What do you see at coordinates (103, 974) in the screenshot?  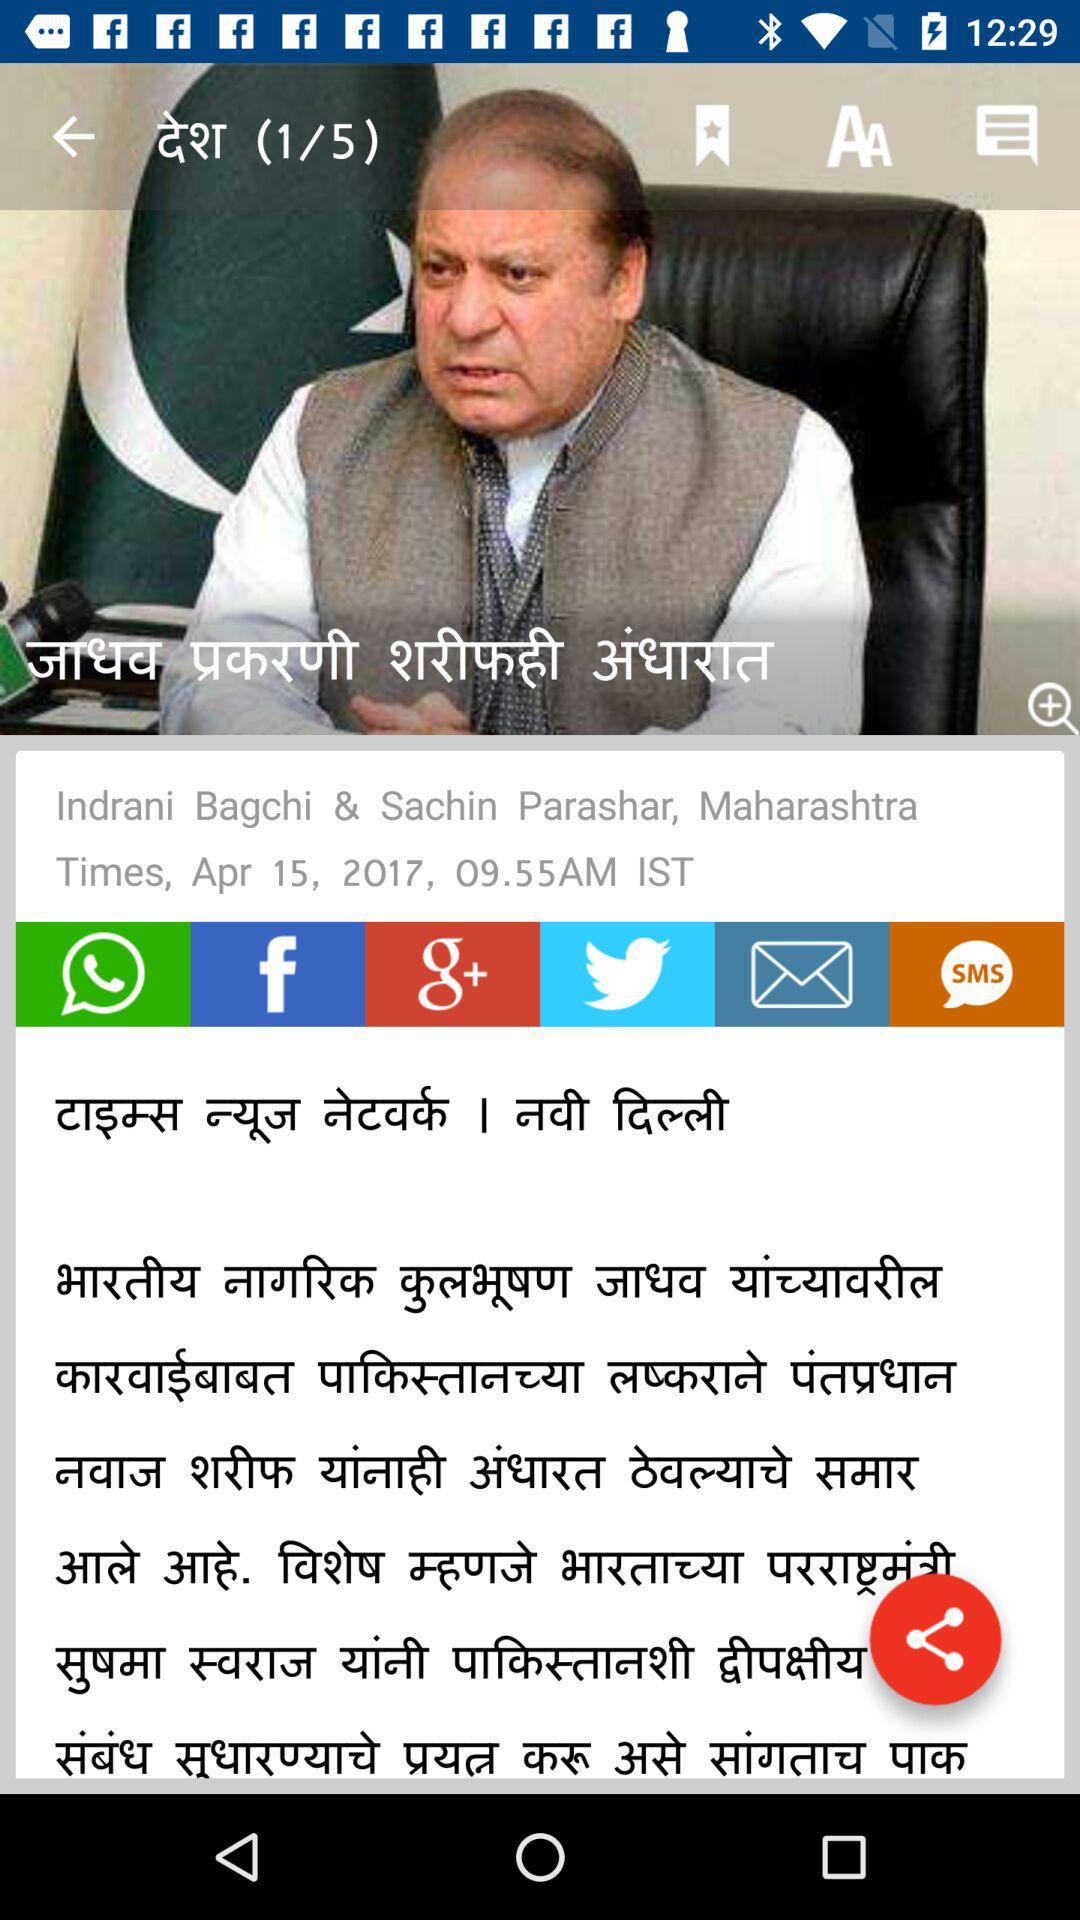 I see `share on whatsapp` at bounding box center [103, 974].